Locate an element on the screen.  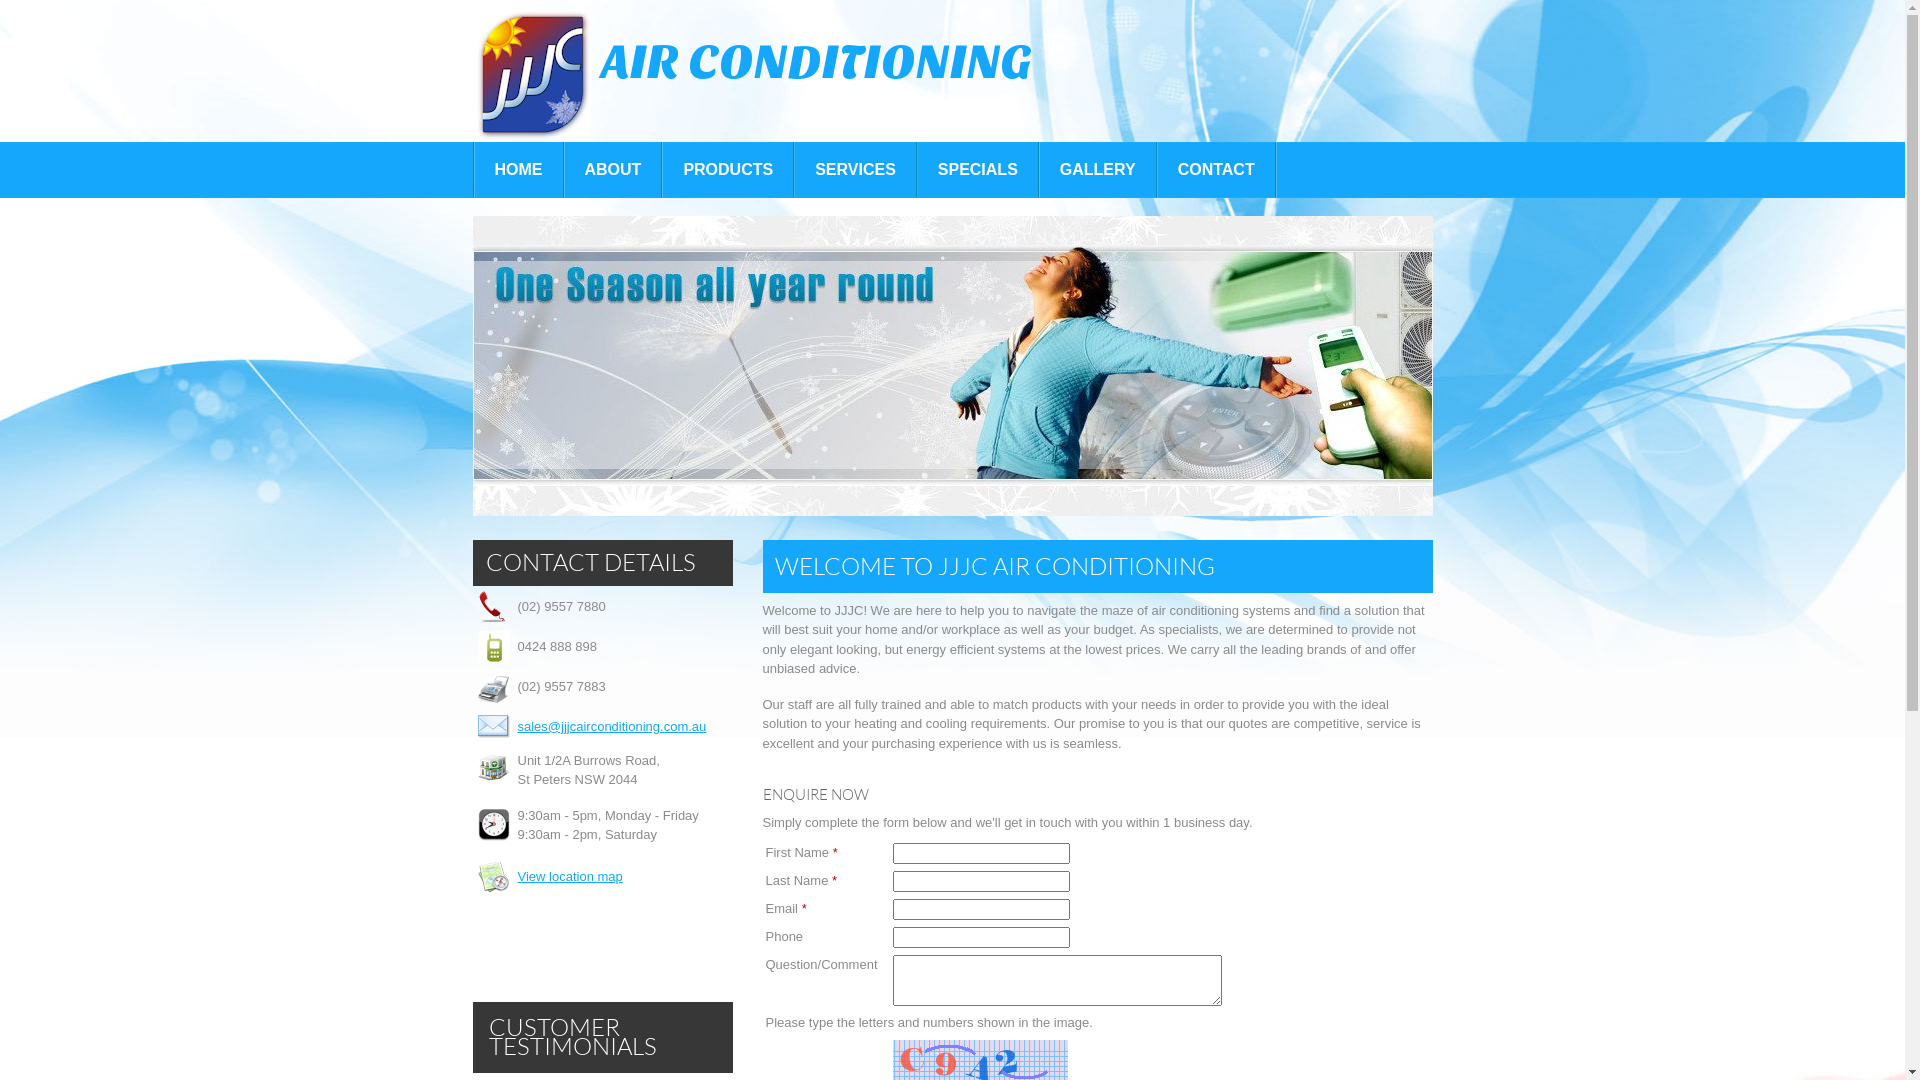
'SPECIALS' is located at coordinates (916, 168).